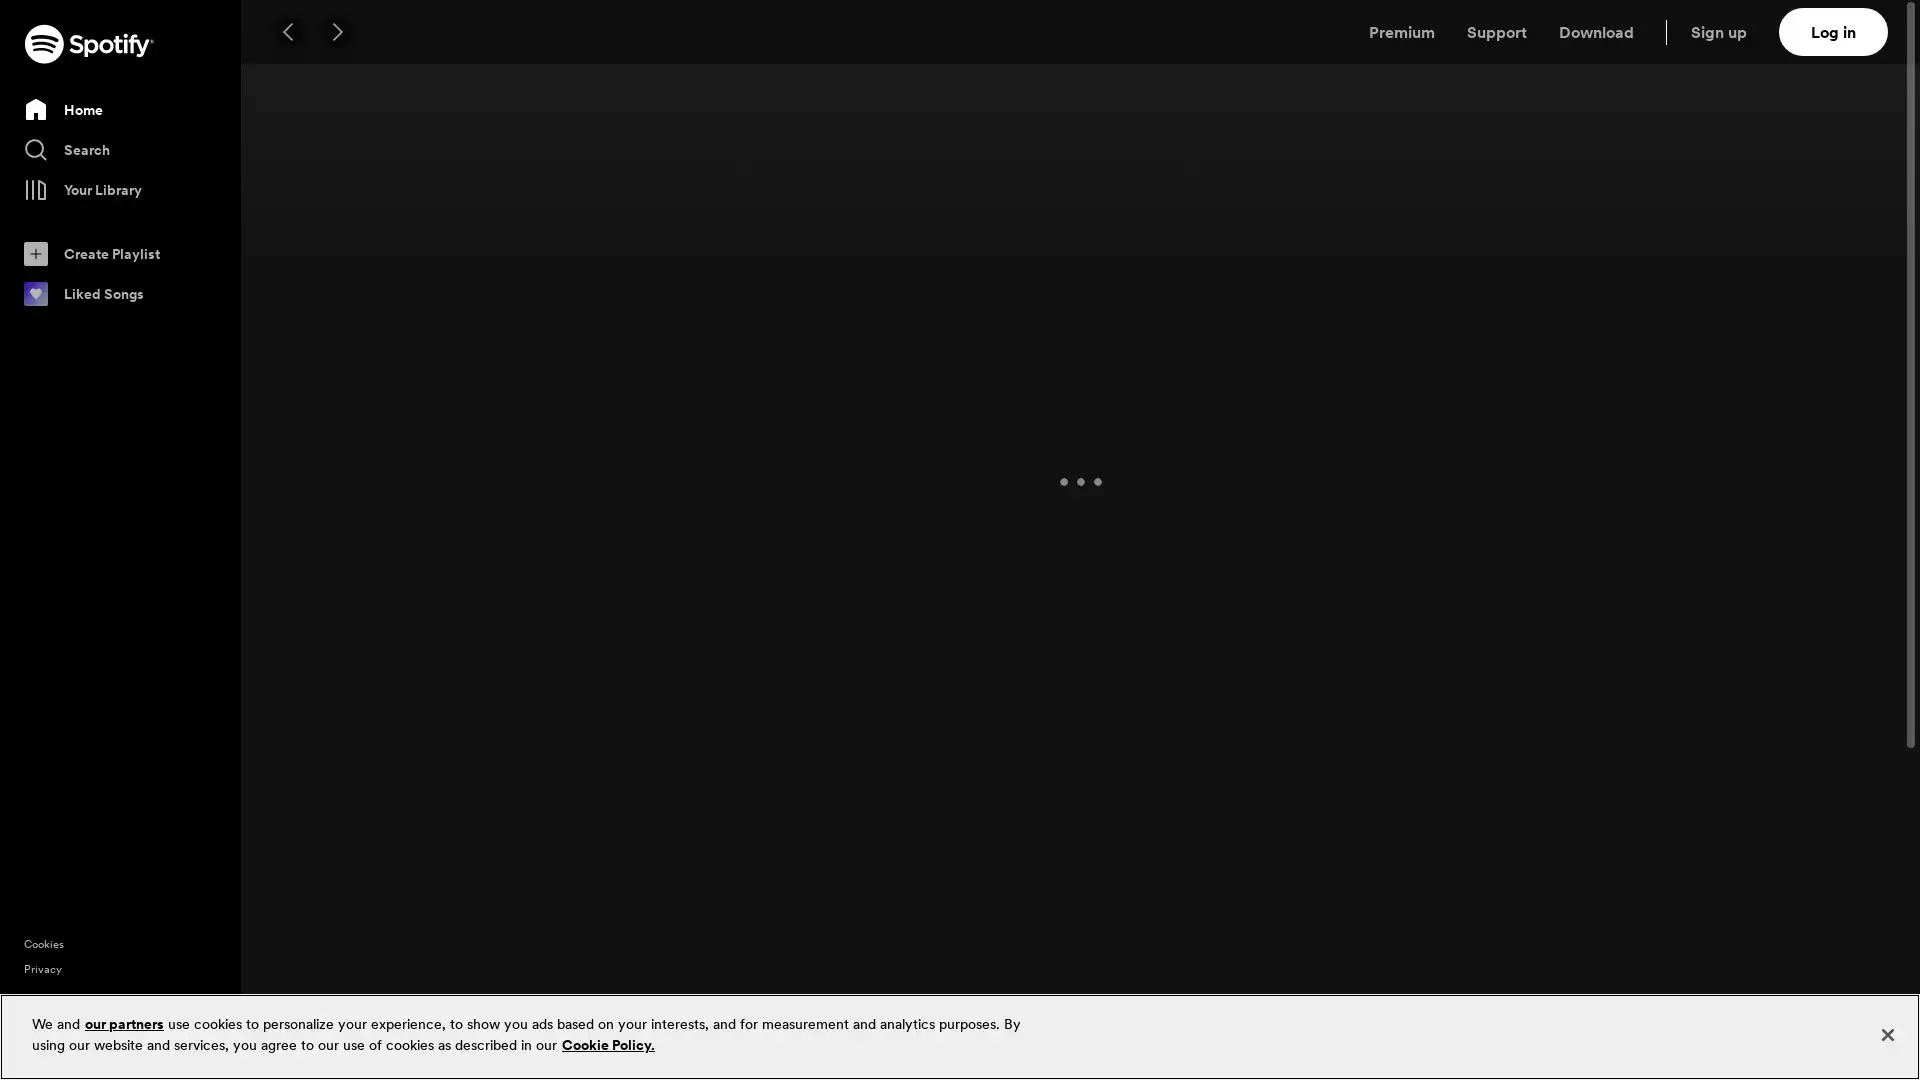 This screenshot has width=1920, height=1080. I want to click on Download, so click(1595, 31).